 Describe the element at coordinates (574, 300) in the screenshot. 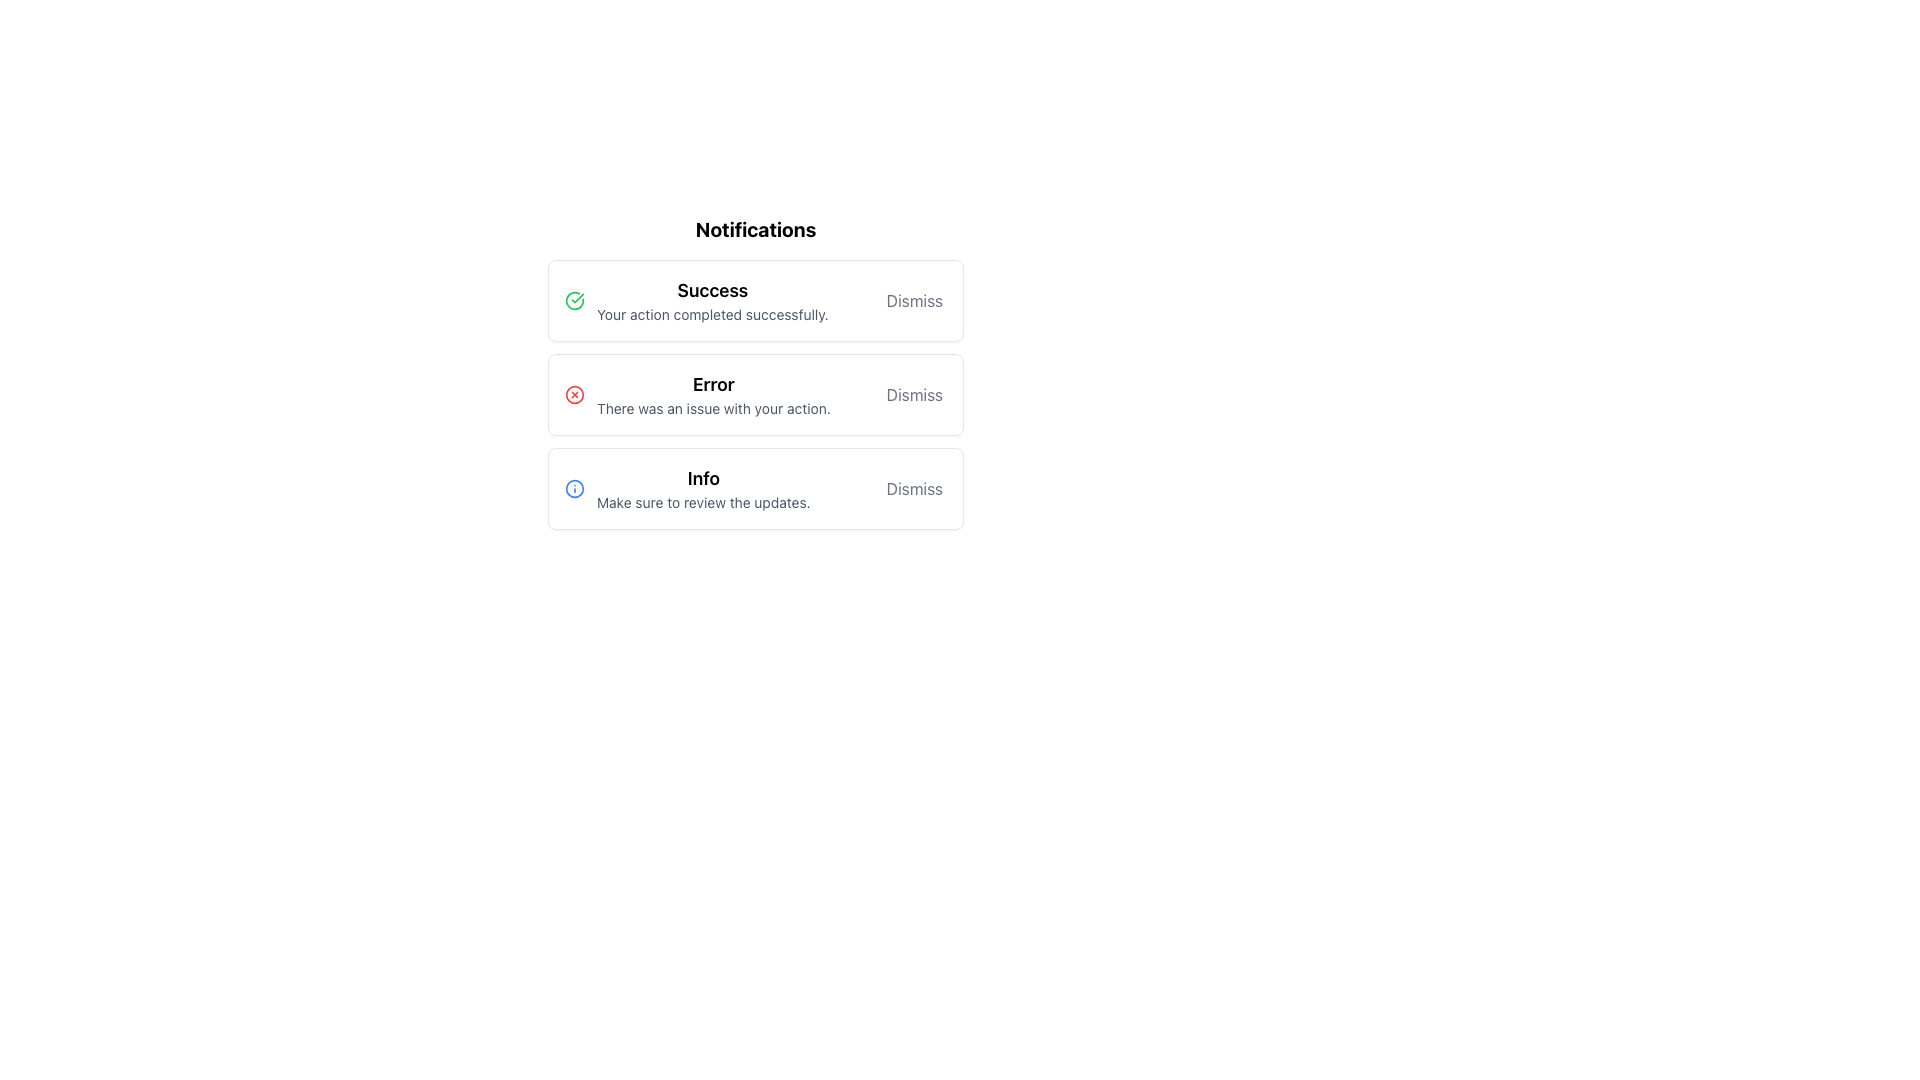

I see `the outermost element of the circular outline in the green checkmark icon within the 'Success' notification panel` at that location.